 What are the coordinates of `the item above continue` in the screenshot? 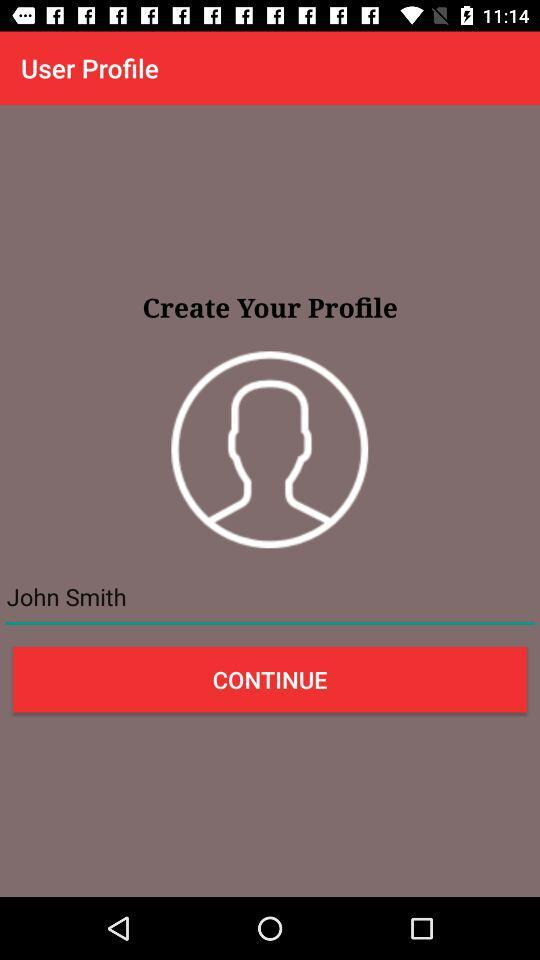 It's located at (270, 597).